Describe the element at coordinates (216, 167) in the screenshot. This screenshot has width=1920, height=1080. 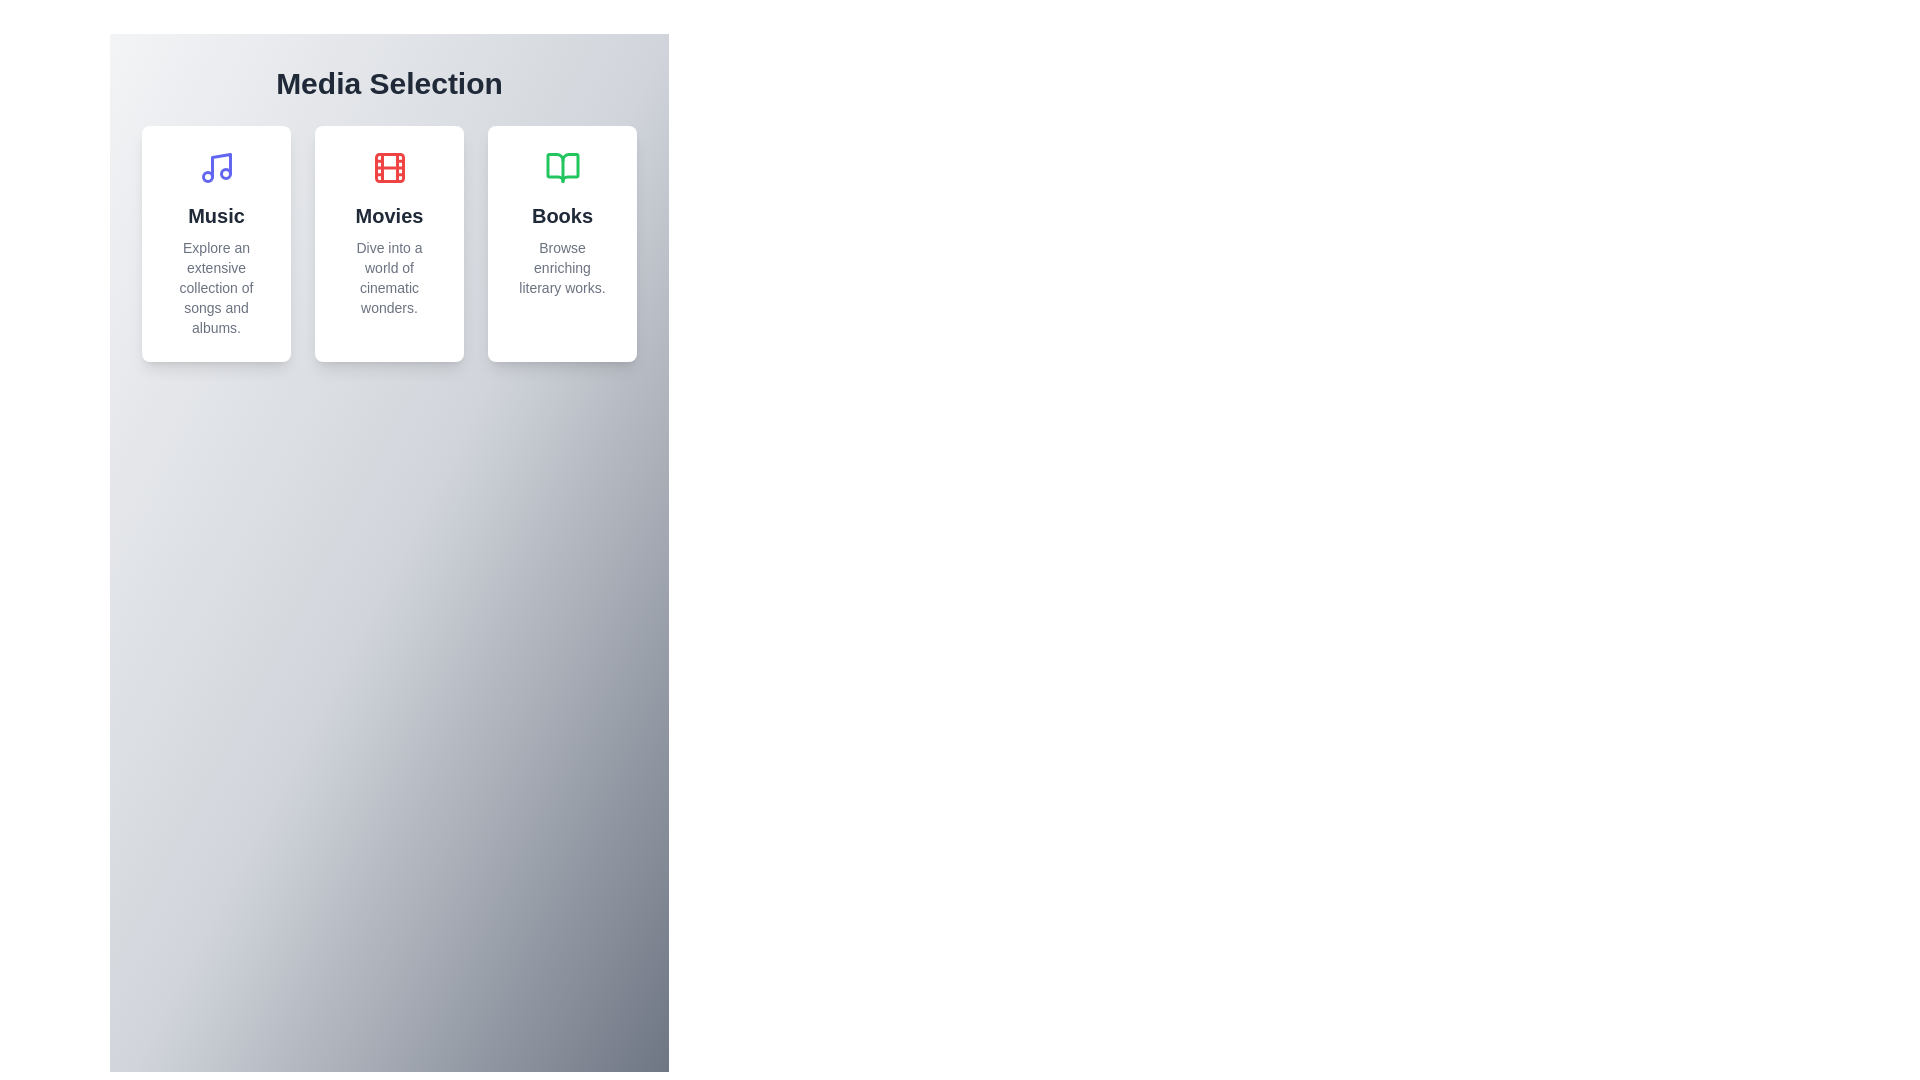
I see `the indigo musical note icon located at the top-center of the 'Music' card` at that location.